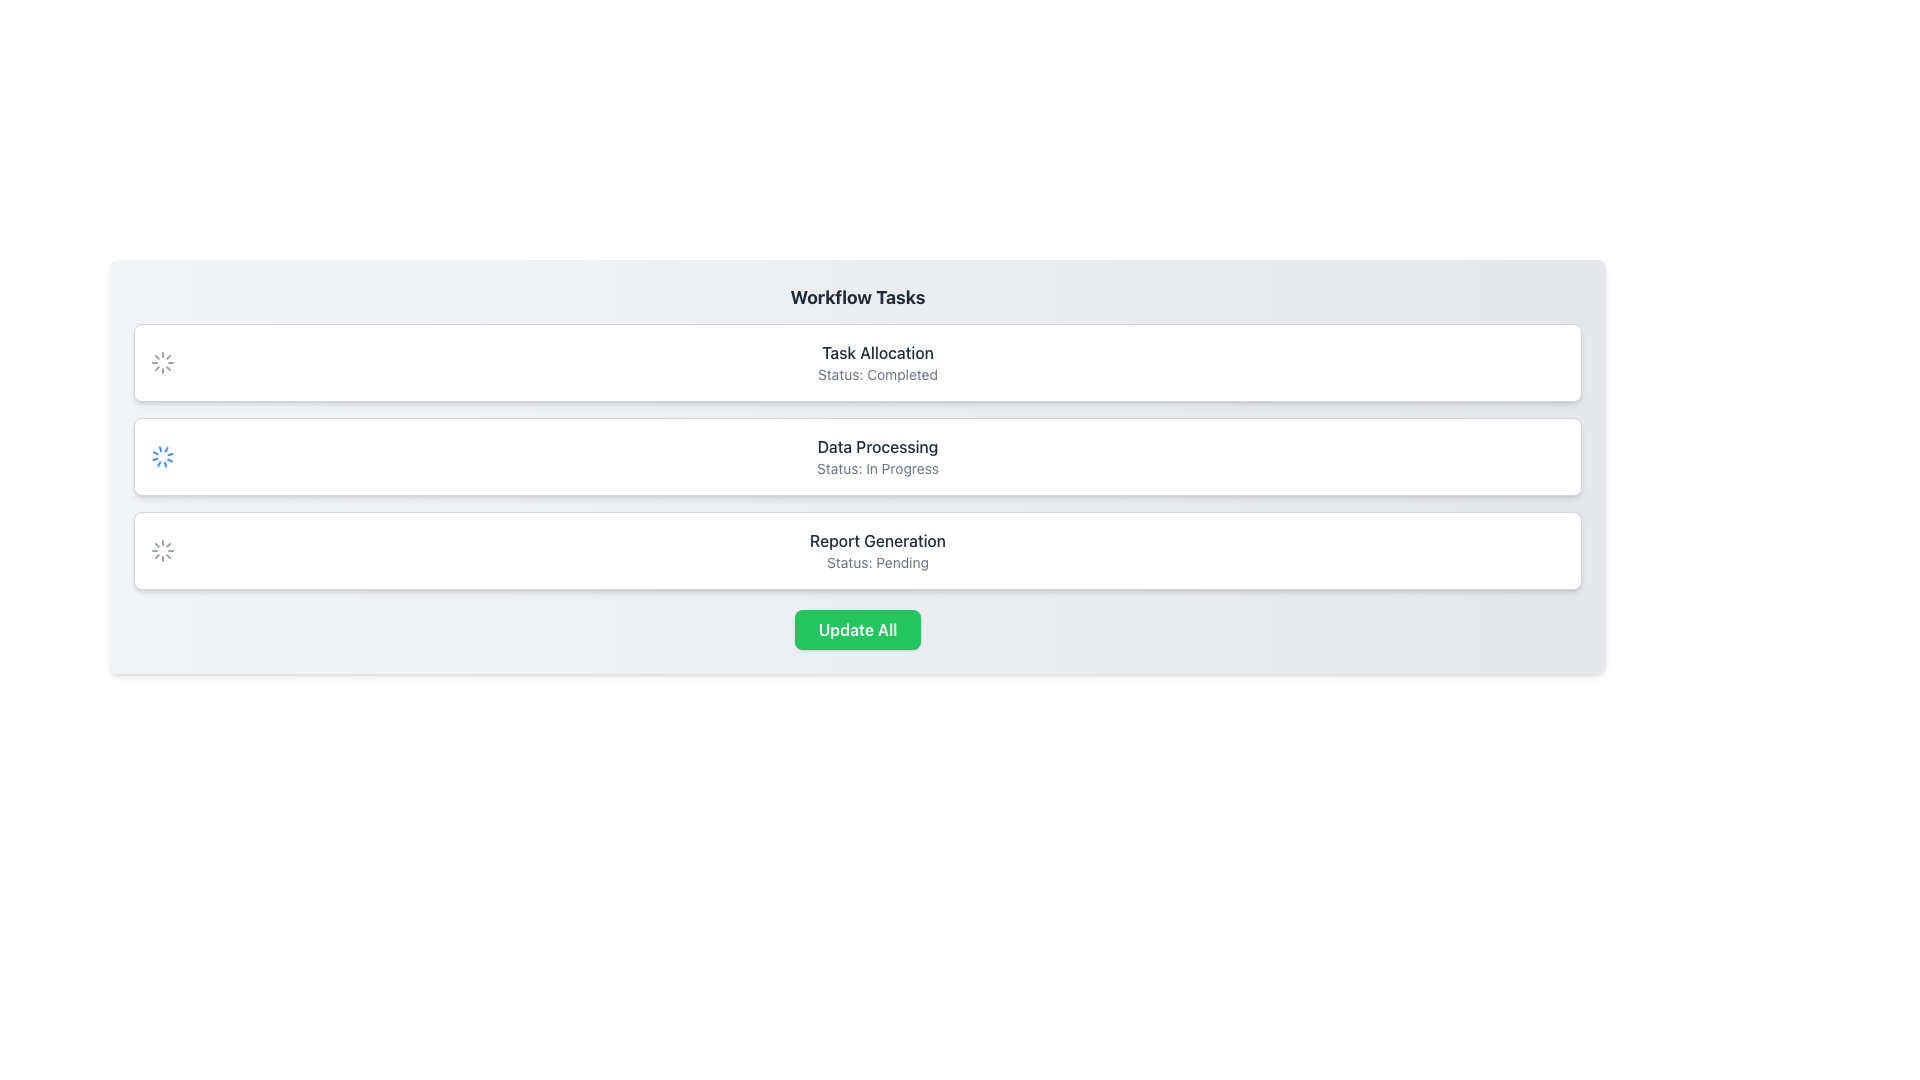  Describe the element at coordinates (878, 362) in the screenshot. I see `the 'Task Allocation' text label, which displays 'Status: Completed' below it, located at the top of the 'Workflow Tasks' section` at that location.